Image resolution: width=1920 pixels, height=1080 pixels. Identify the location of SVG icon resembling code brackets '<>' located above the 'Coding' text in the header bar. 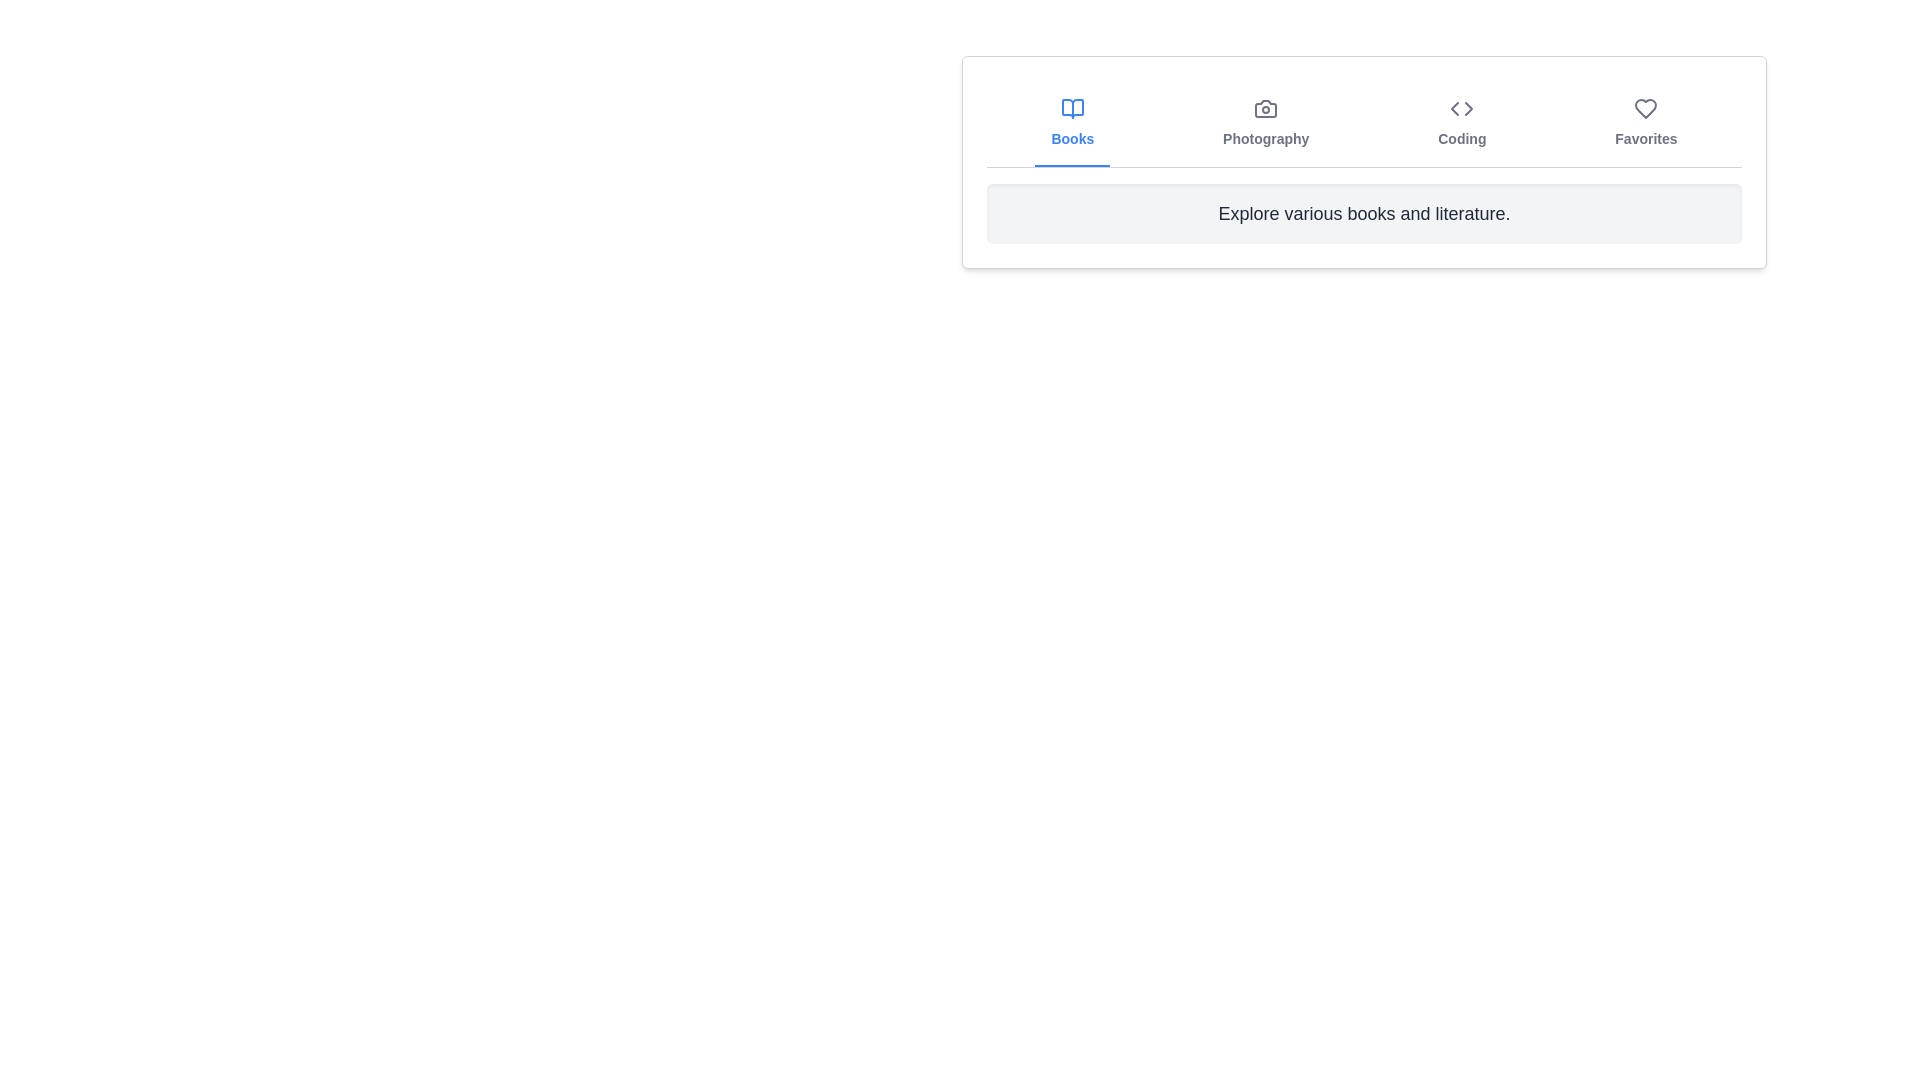
(1462, 108).